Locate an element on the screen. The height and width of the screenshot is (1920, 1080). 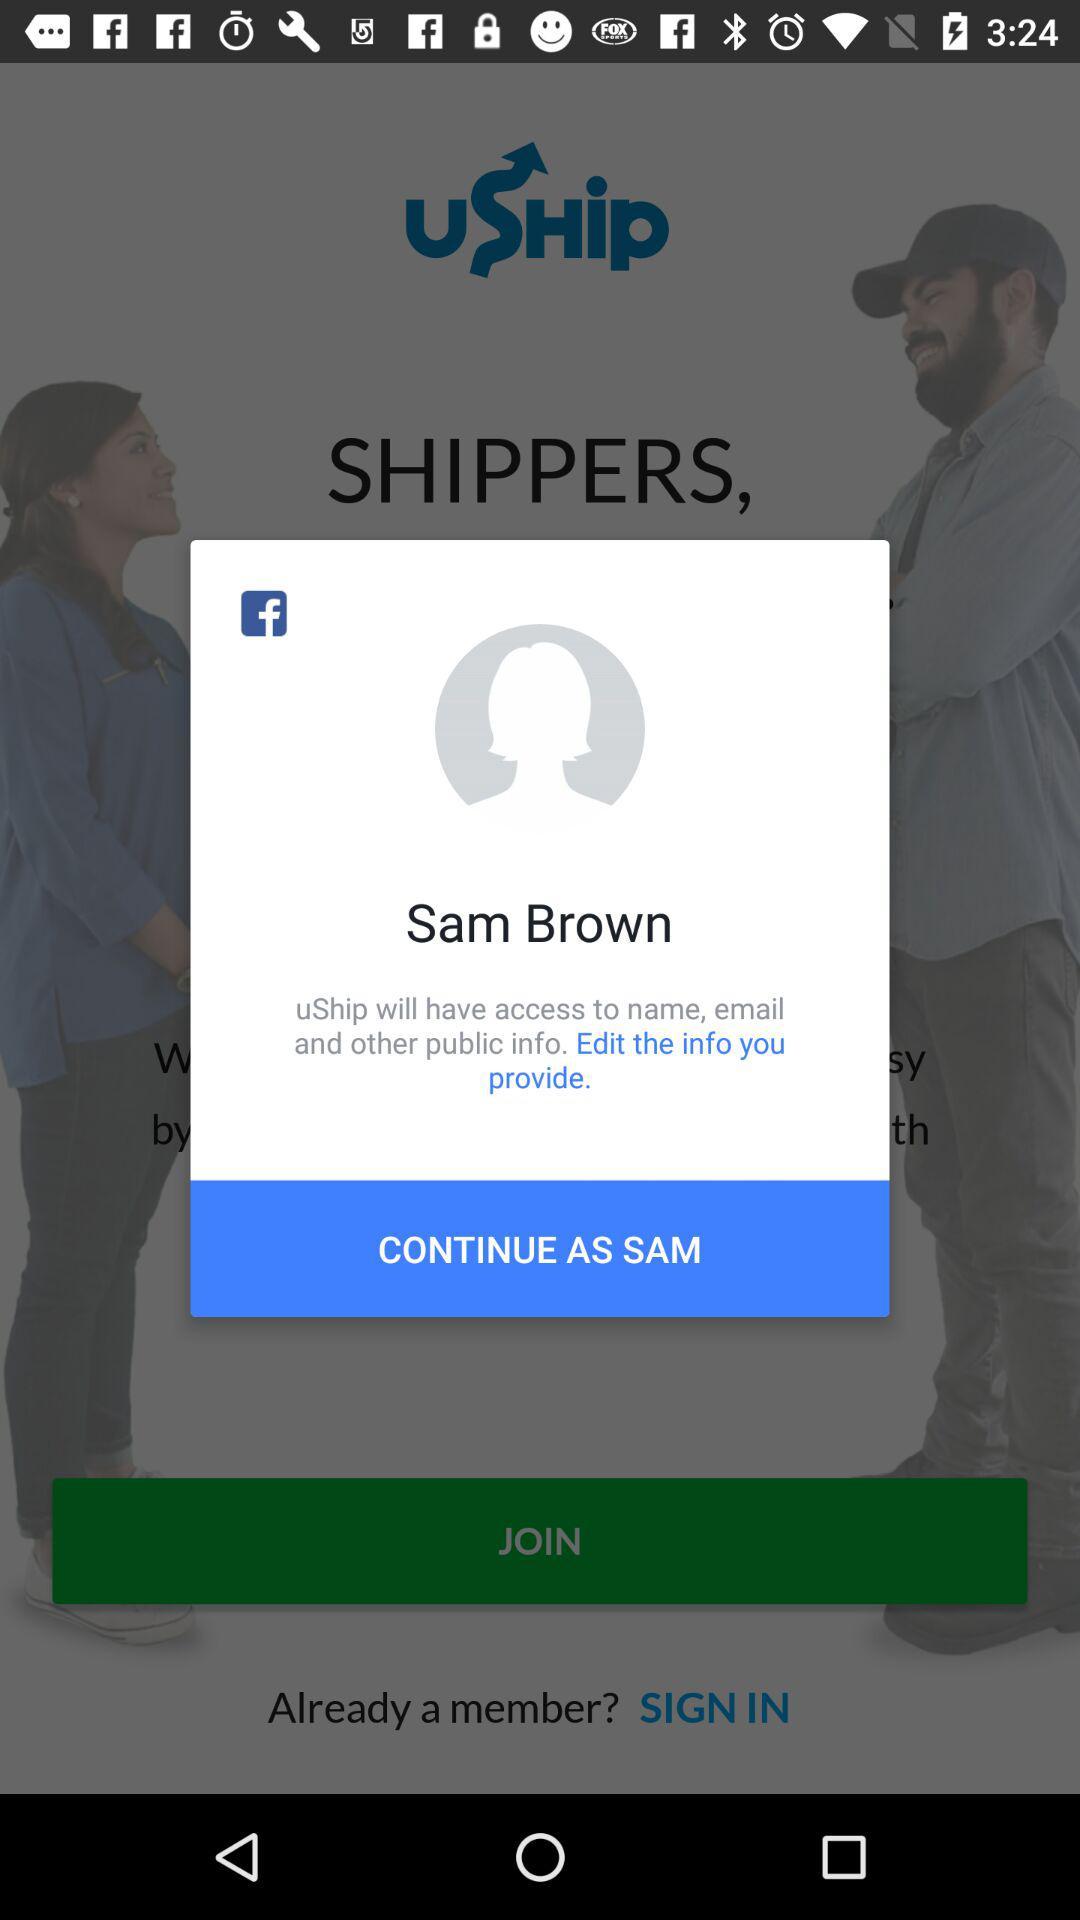
the item below the uship will have item is located at coordinates (540, 1247).